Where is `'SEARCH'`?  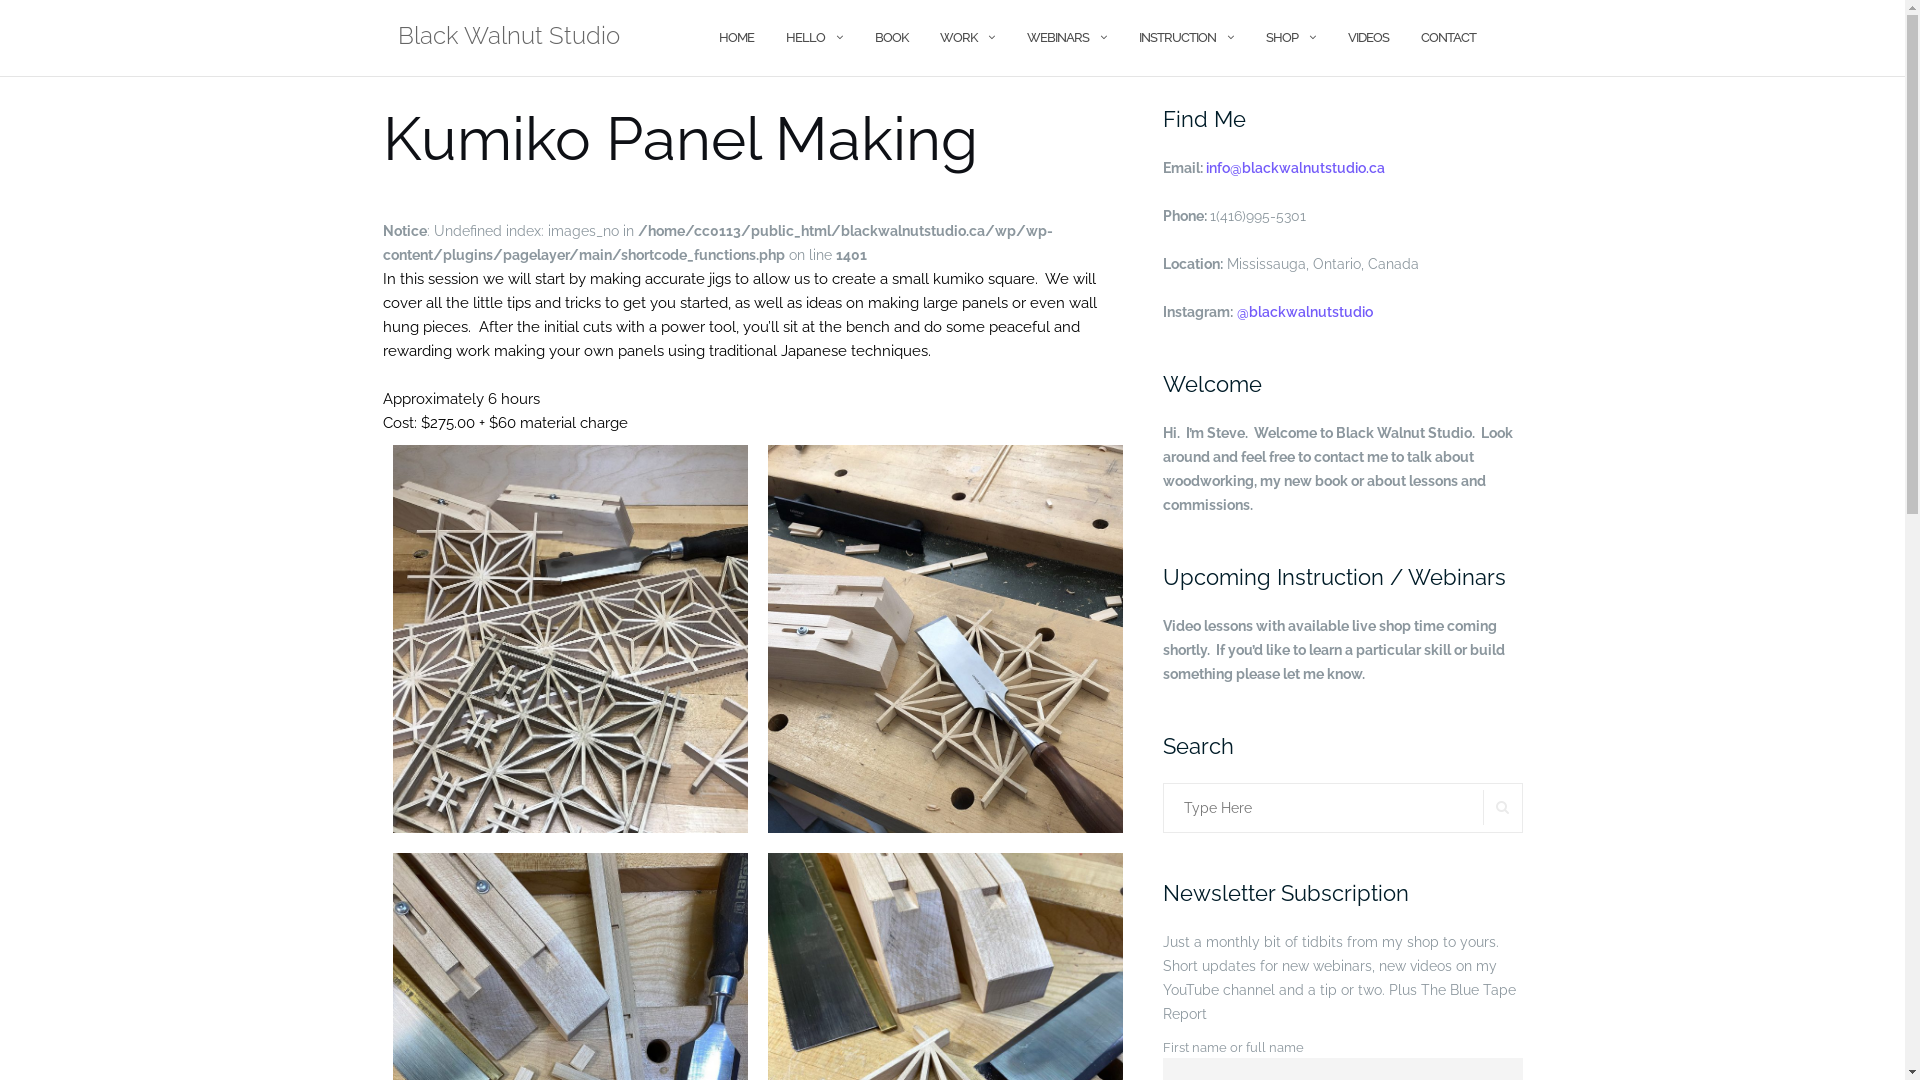
'SEARCH' is located at coordinates (1502, 806).